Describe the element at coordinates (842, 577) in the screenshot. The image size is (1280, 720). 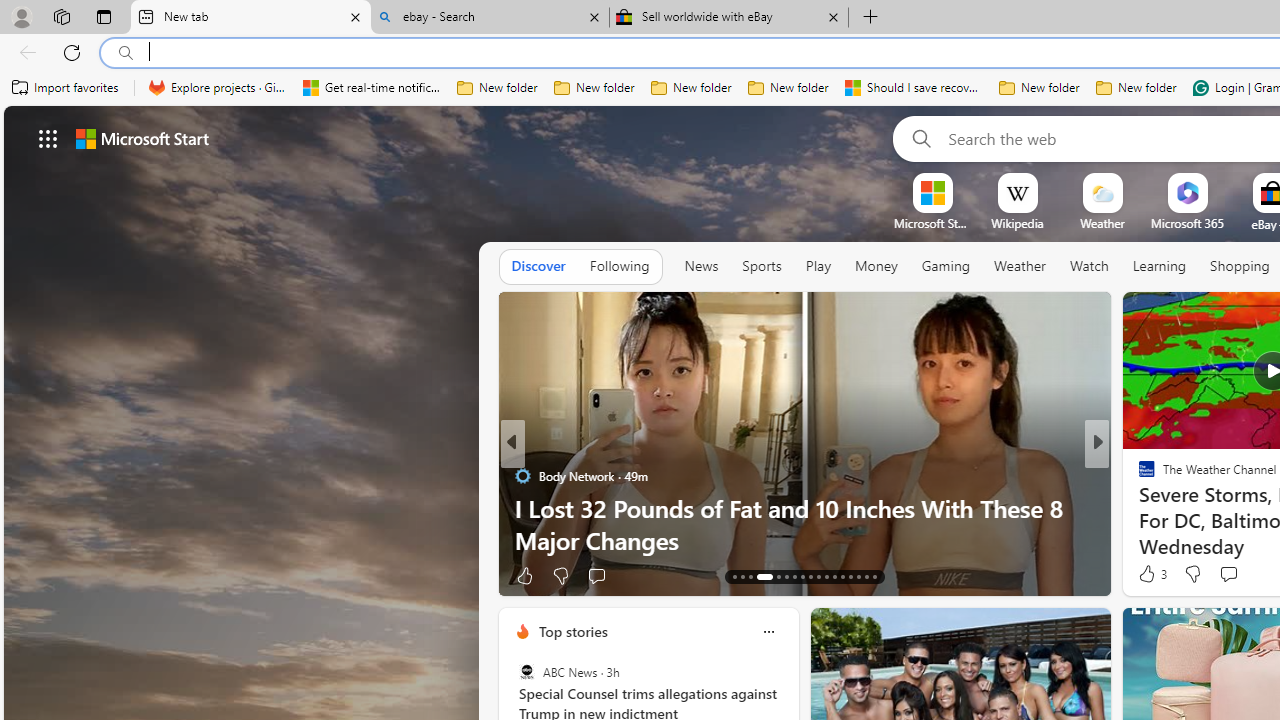
I see `'AutomationID: tab-25'` at that location.